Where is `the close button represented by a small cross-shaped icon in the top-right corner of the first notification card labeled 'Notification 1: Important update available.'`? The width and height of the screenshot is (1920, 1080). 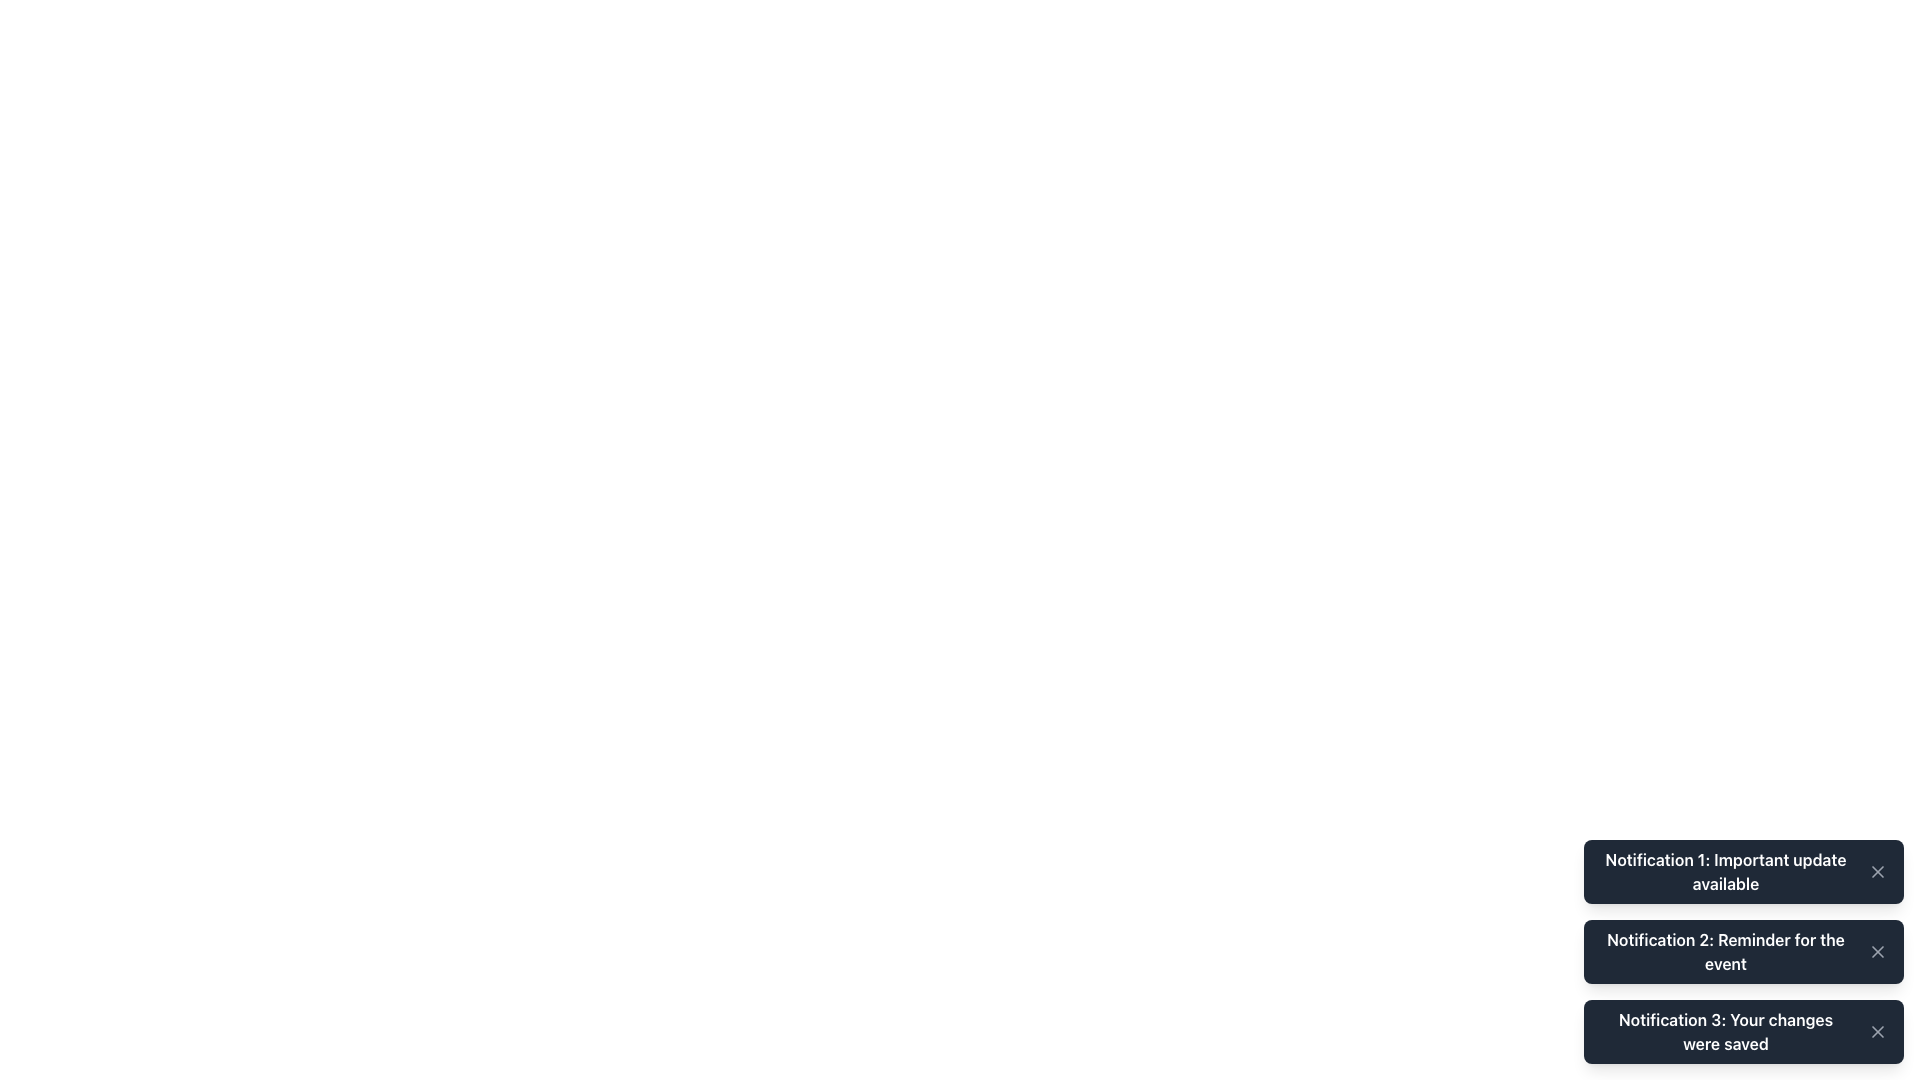 the close button represented by a small cross-shaped icon in the top-right corner of the first notification card labeled 'Notification 1: Important update available.' is located at coordinates (1876, 870).